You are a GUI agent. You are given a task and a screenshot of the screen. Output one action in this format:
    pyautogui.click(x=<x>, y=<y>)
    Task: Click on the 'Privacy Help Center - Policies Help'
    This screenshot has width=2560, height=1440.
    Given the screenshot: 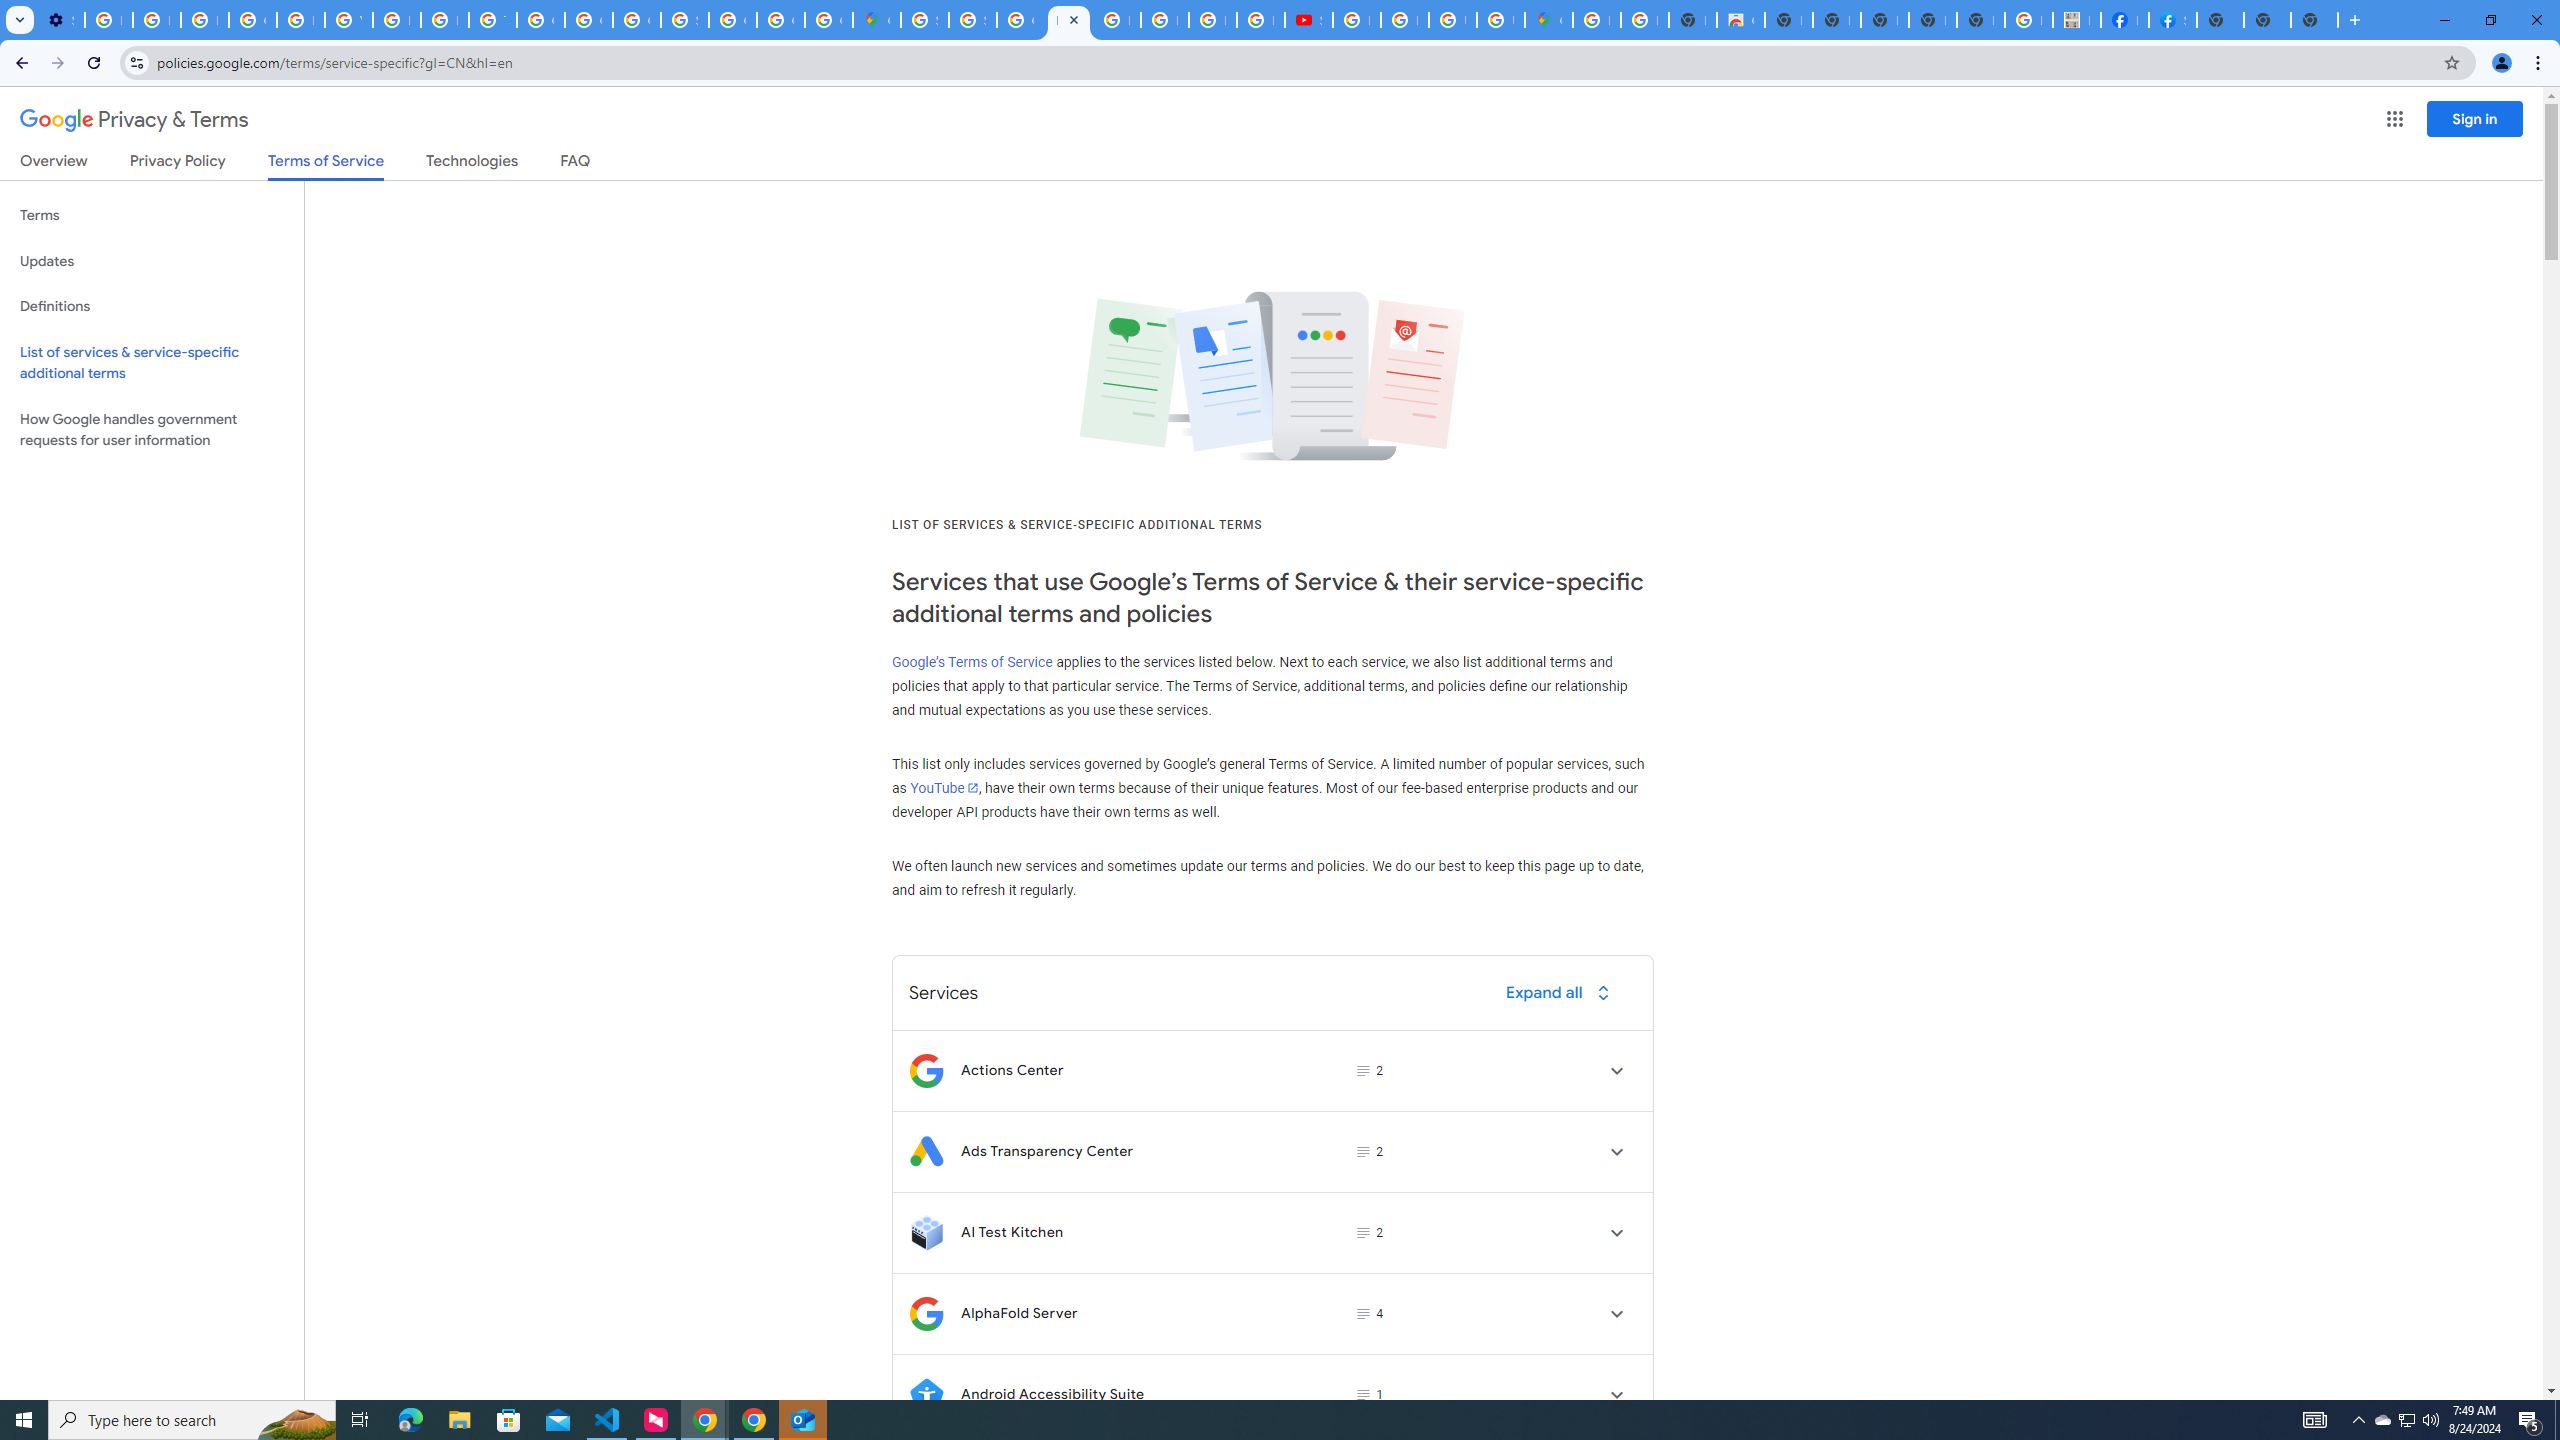 What is the action you would take?
    pyautogui.click(x=299, y=19)
    